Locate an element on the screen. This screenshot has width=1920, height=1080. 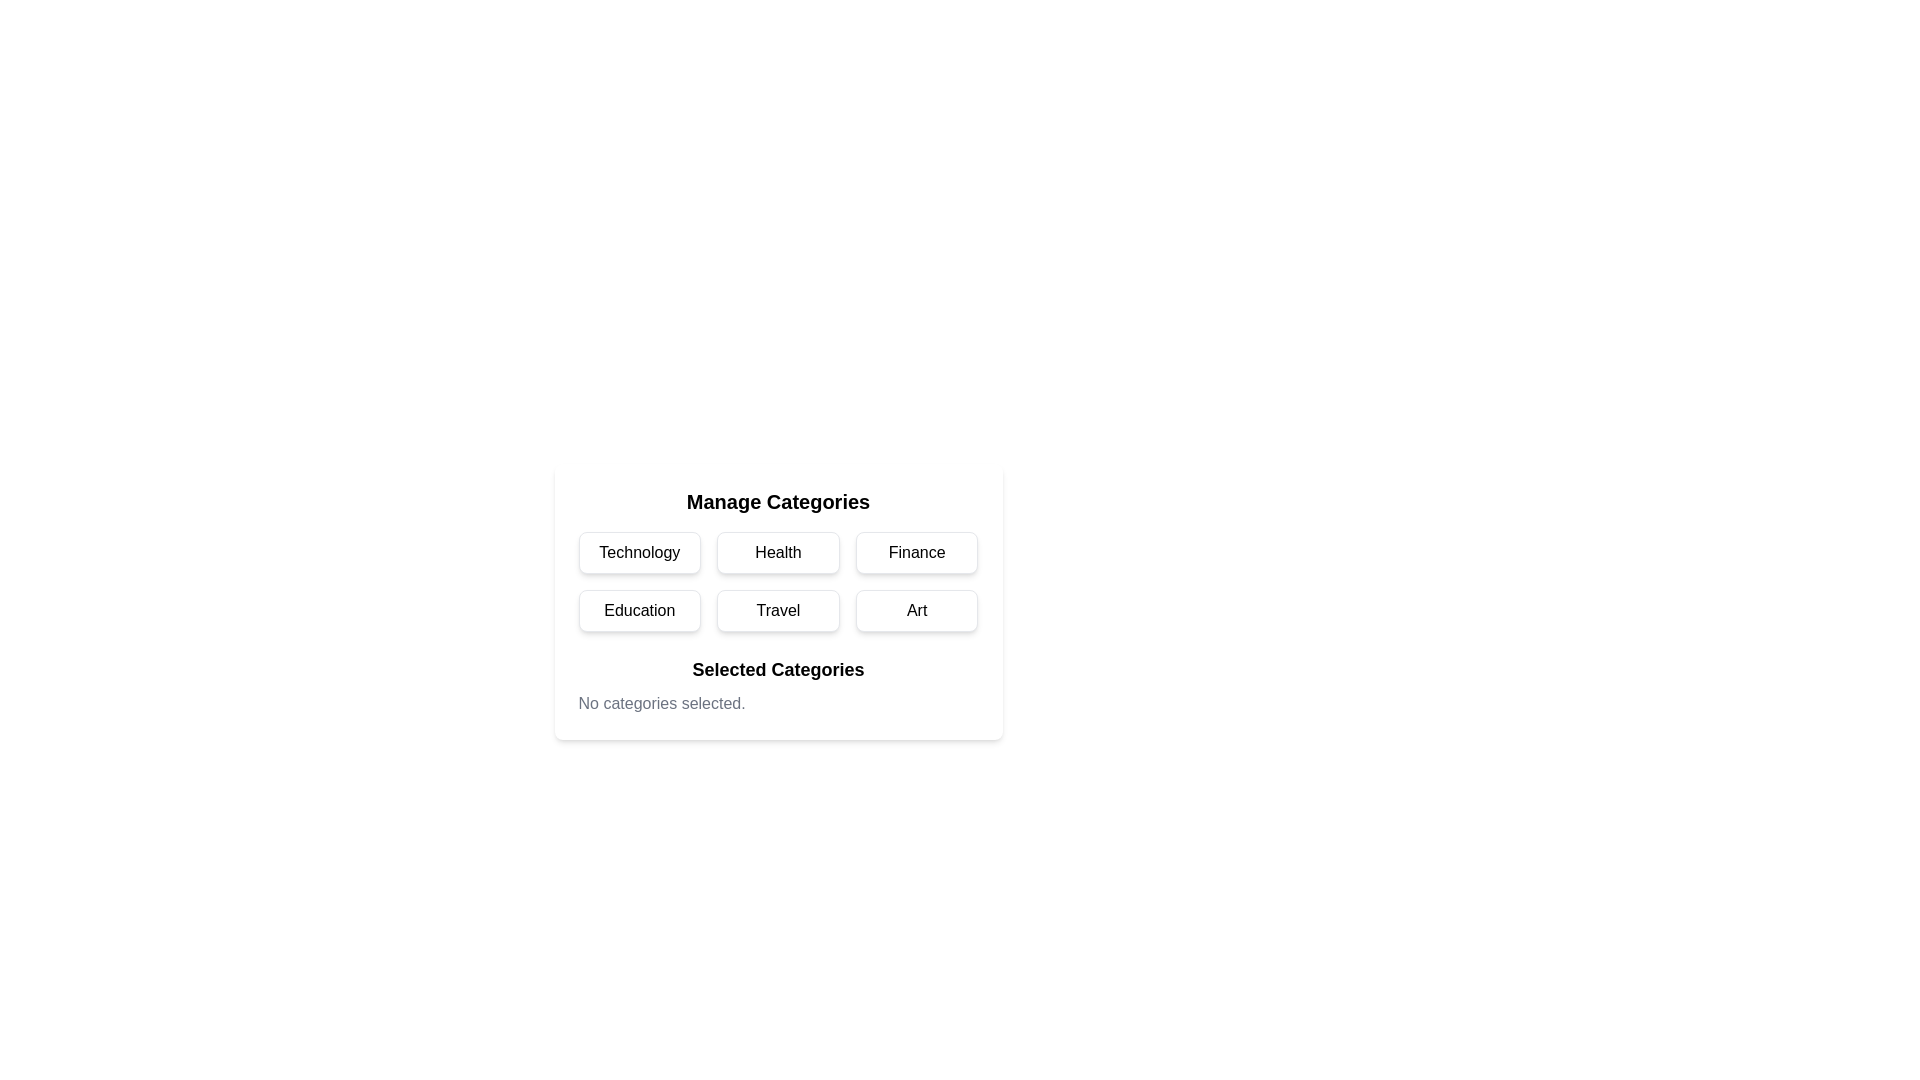
the 'Art' button, which is the sixth button in a grid layout located in the bottom right corner is located at coordinates (916, 609).